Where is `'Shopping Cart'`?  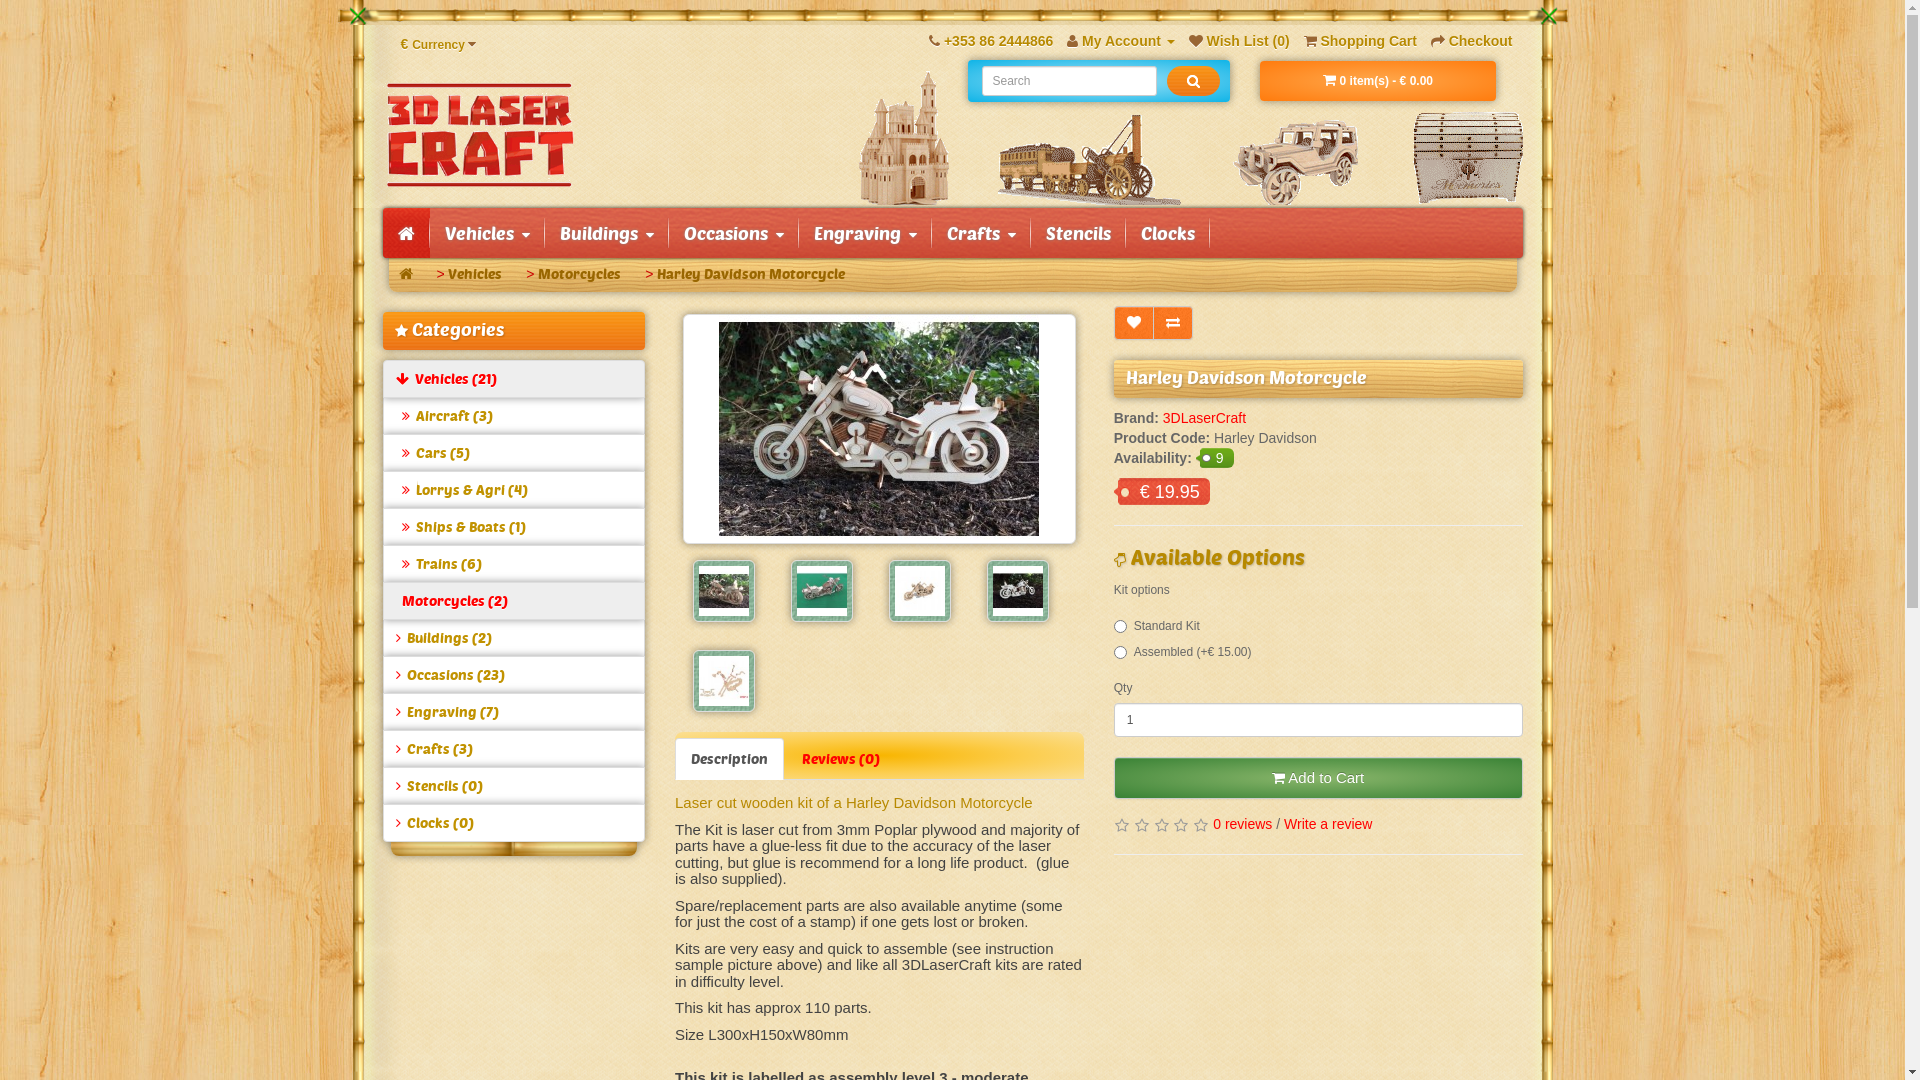
'Shopping Cart' is located at coordinates (1360, 41).